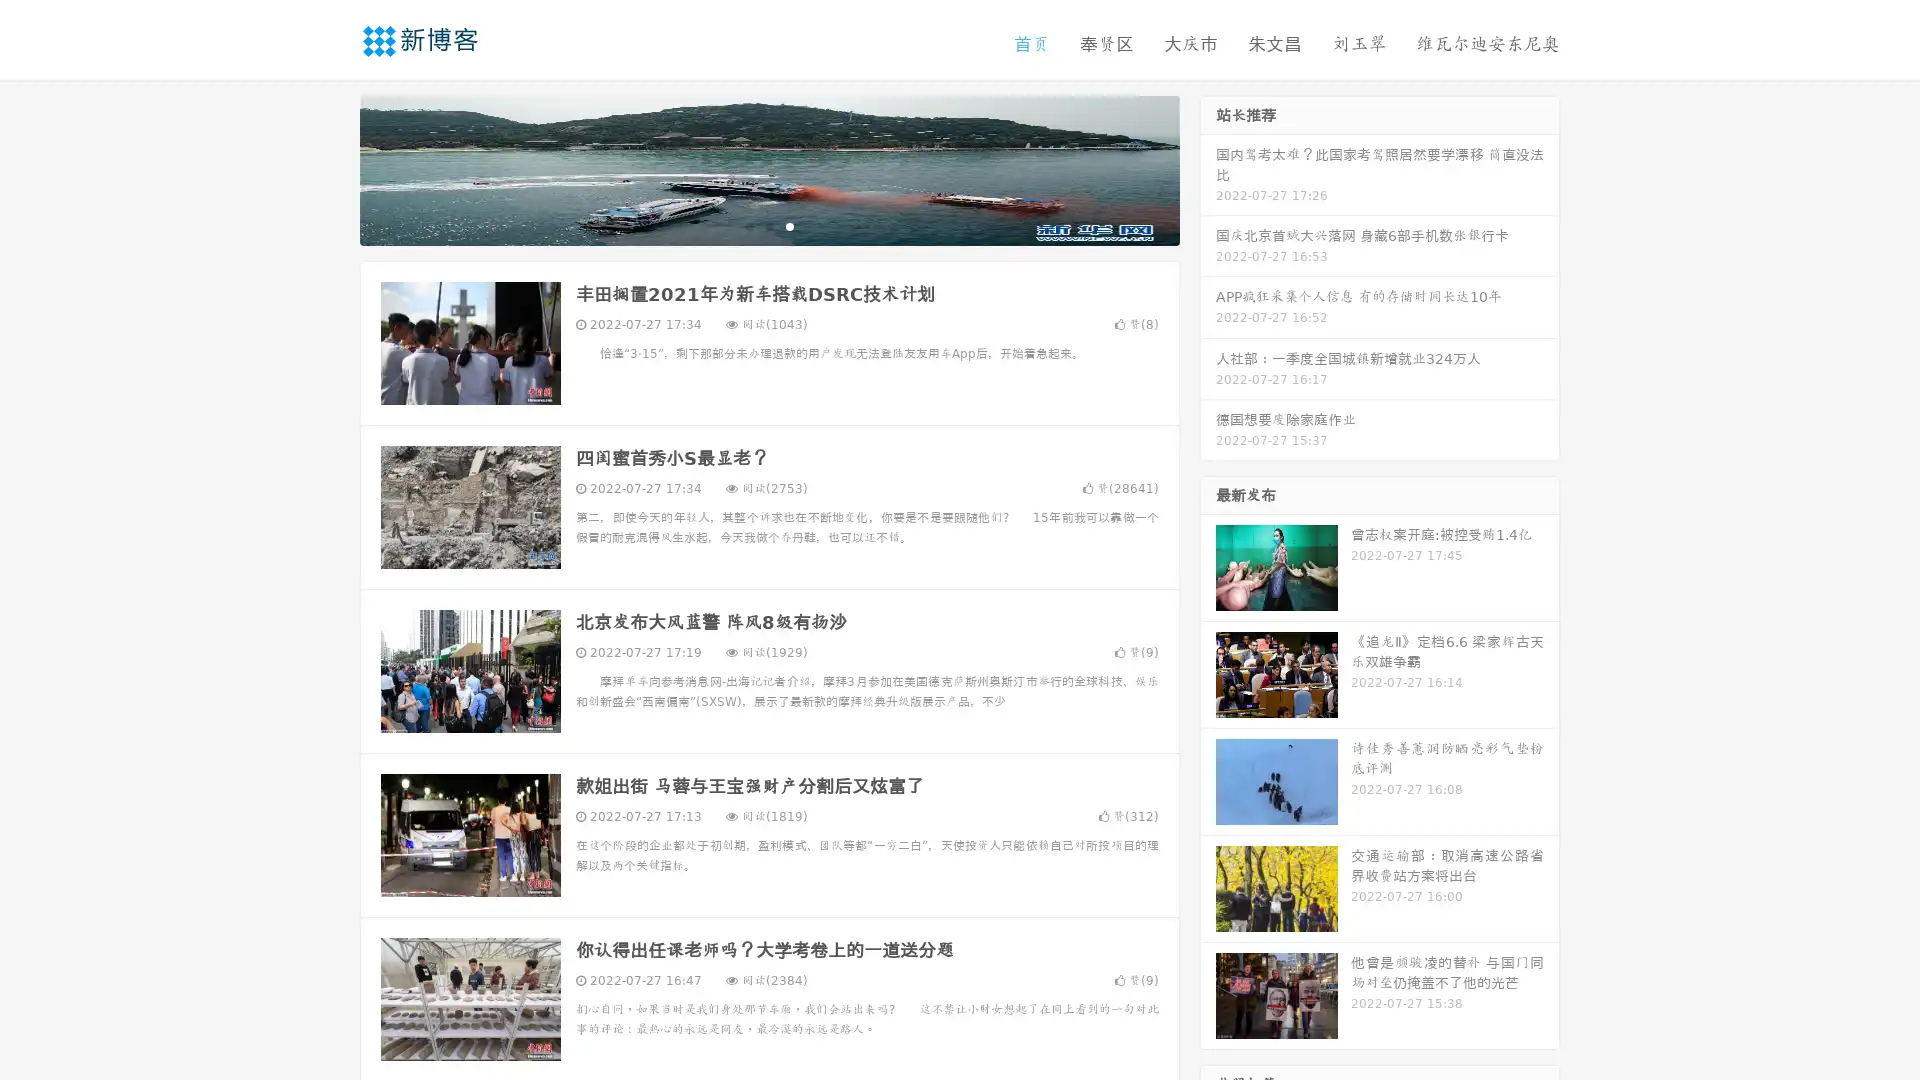  I want to click on Go to slide 3, so click(789, 225).